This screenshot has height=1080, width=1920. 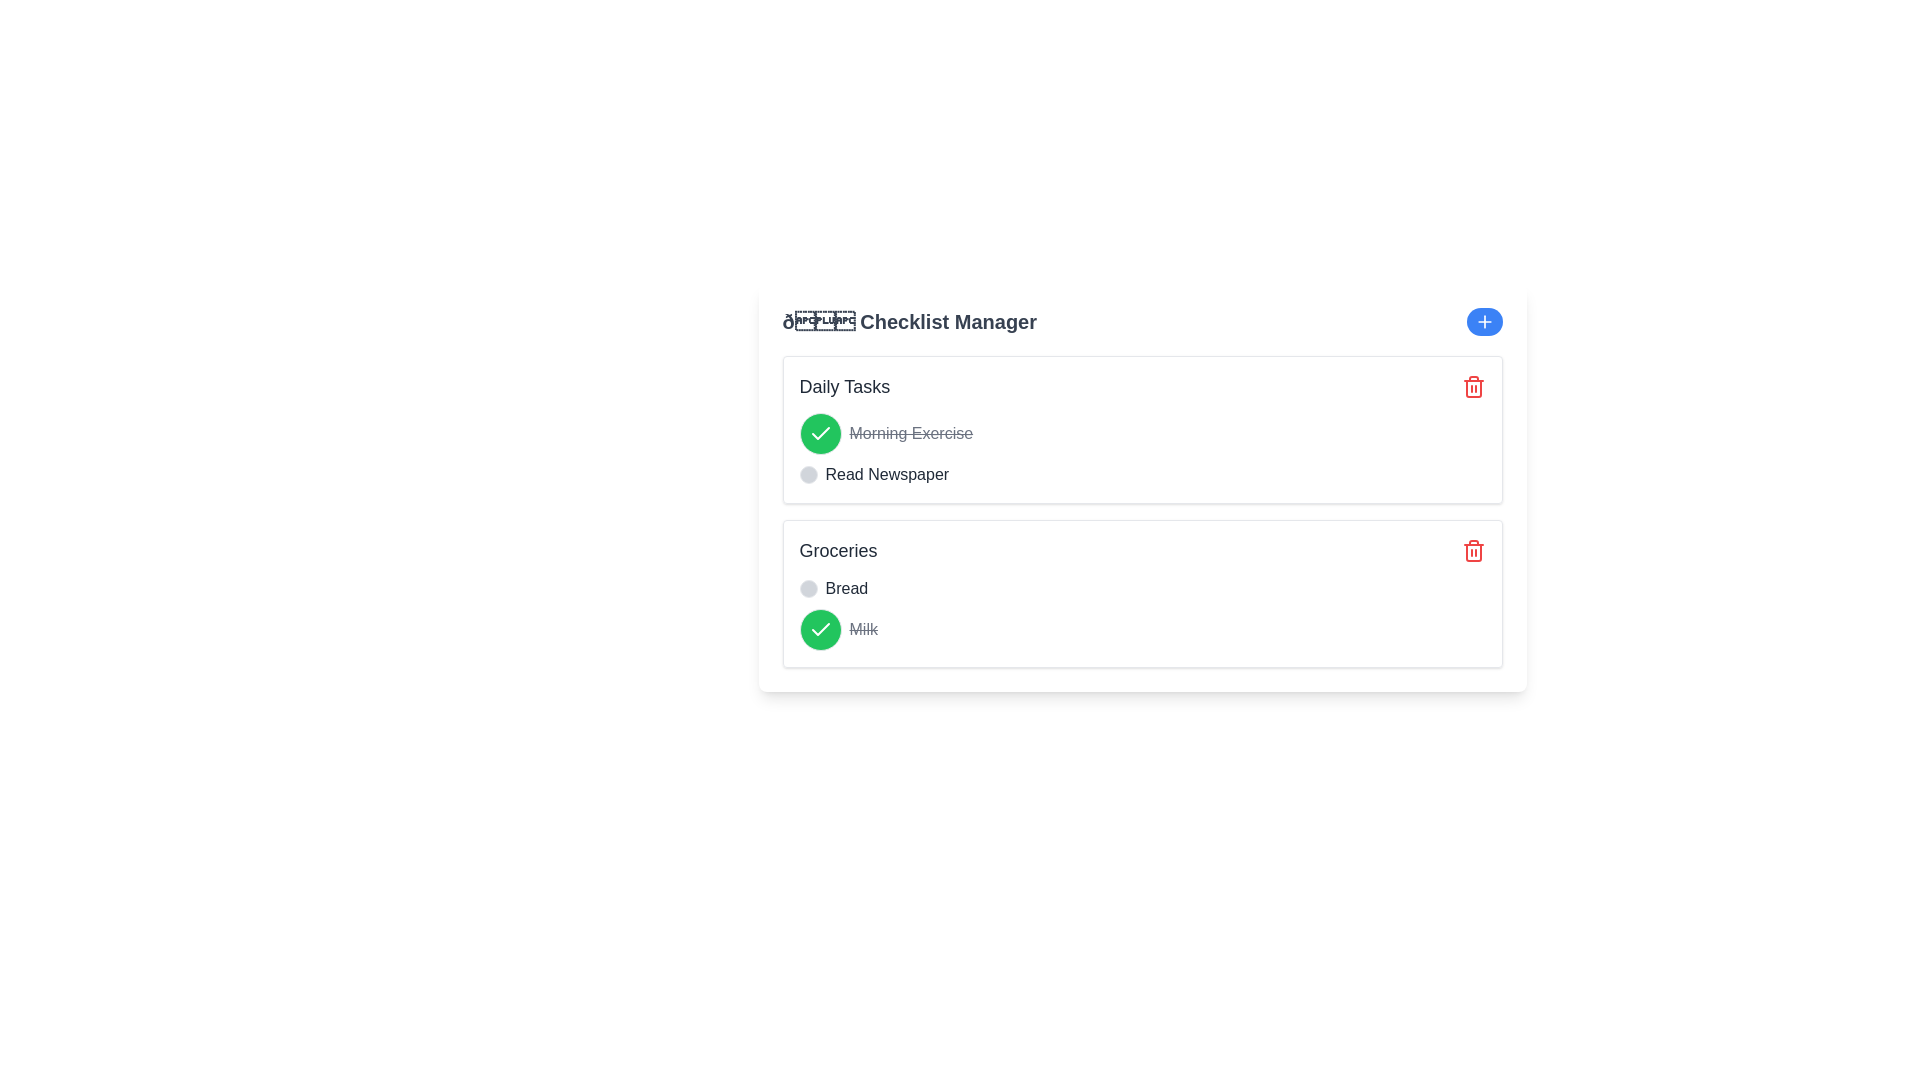 What do you see at coordinates (1484, 320) in the screenshot?
I see `the blue circular icon with a white plus symbol located at the top-right corner of the 'Checklist Manager' interface` at bounding box center [1484, 320].